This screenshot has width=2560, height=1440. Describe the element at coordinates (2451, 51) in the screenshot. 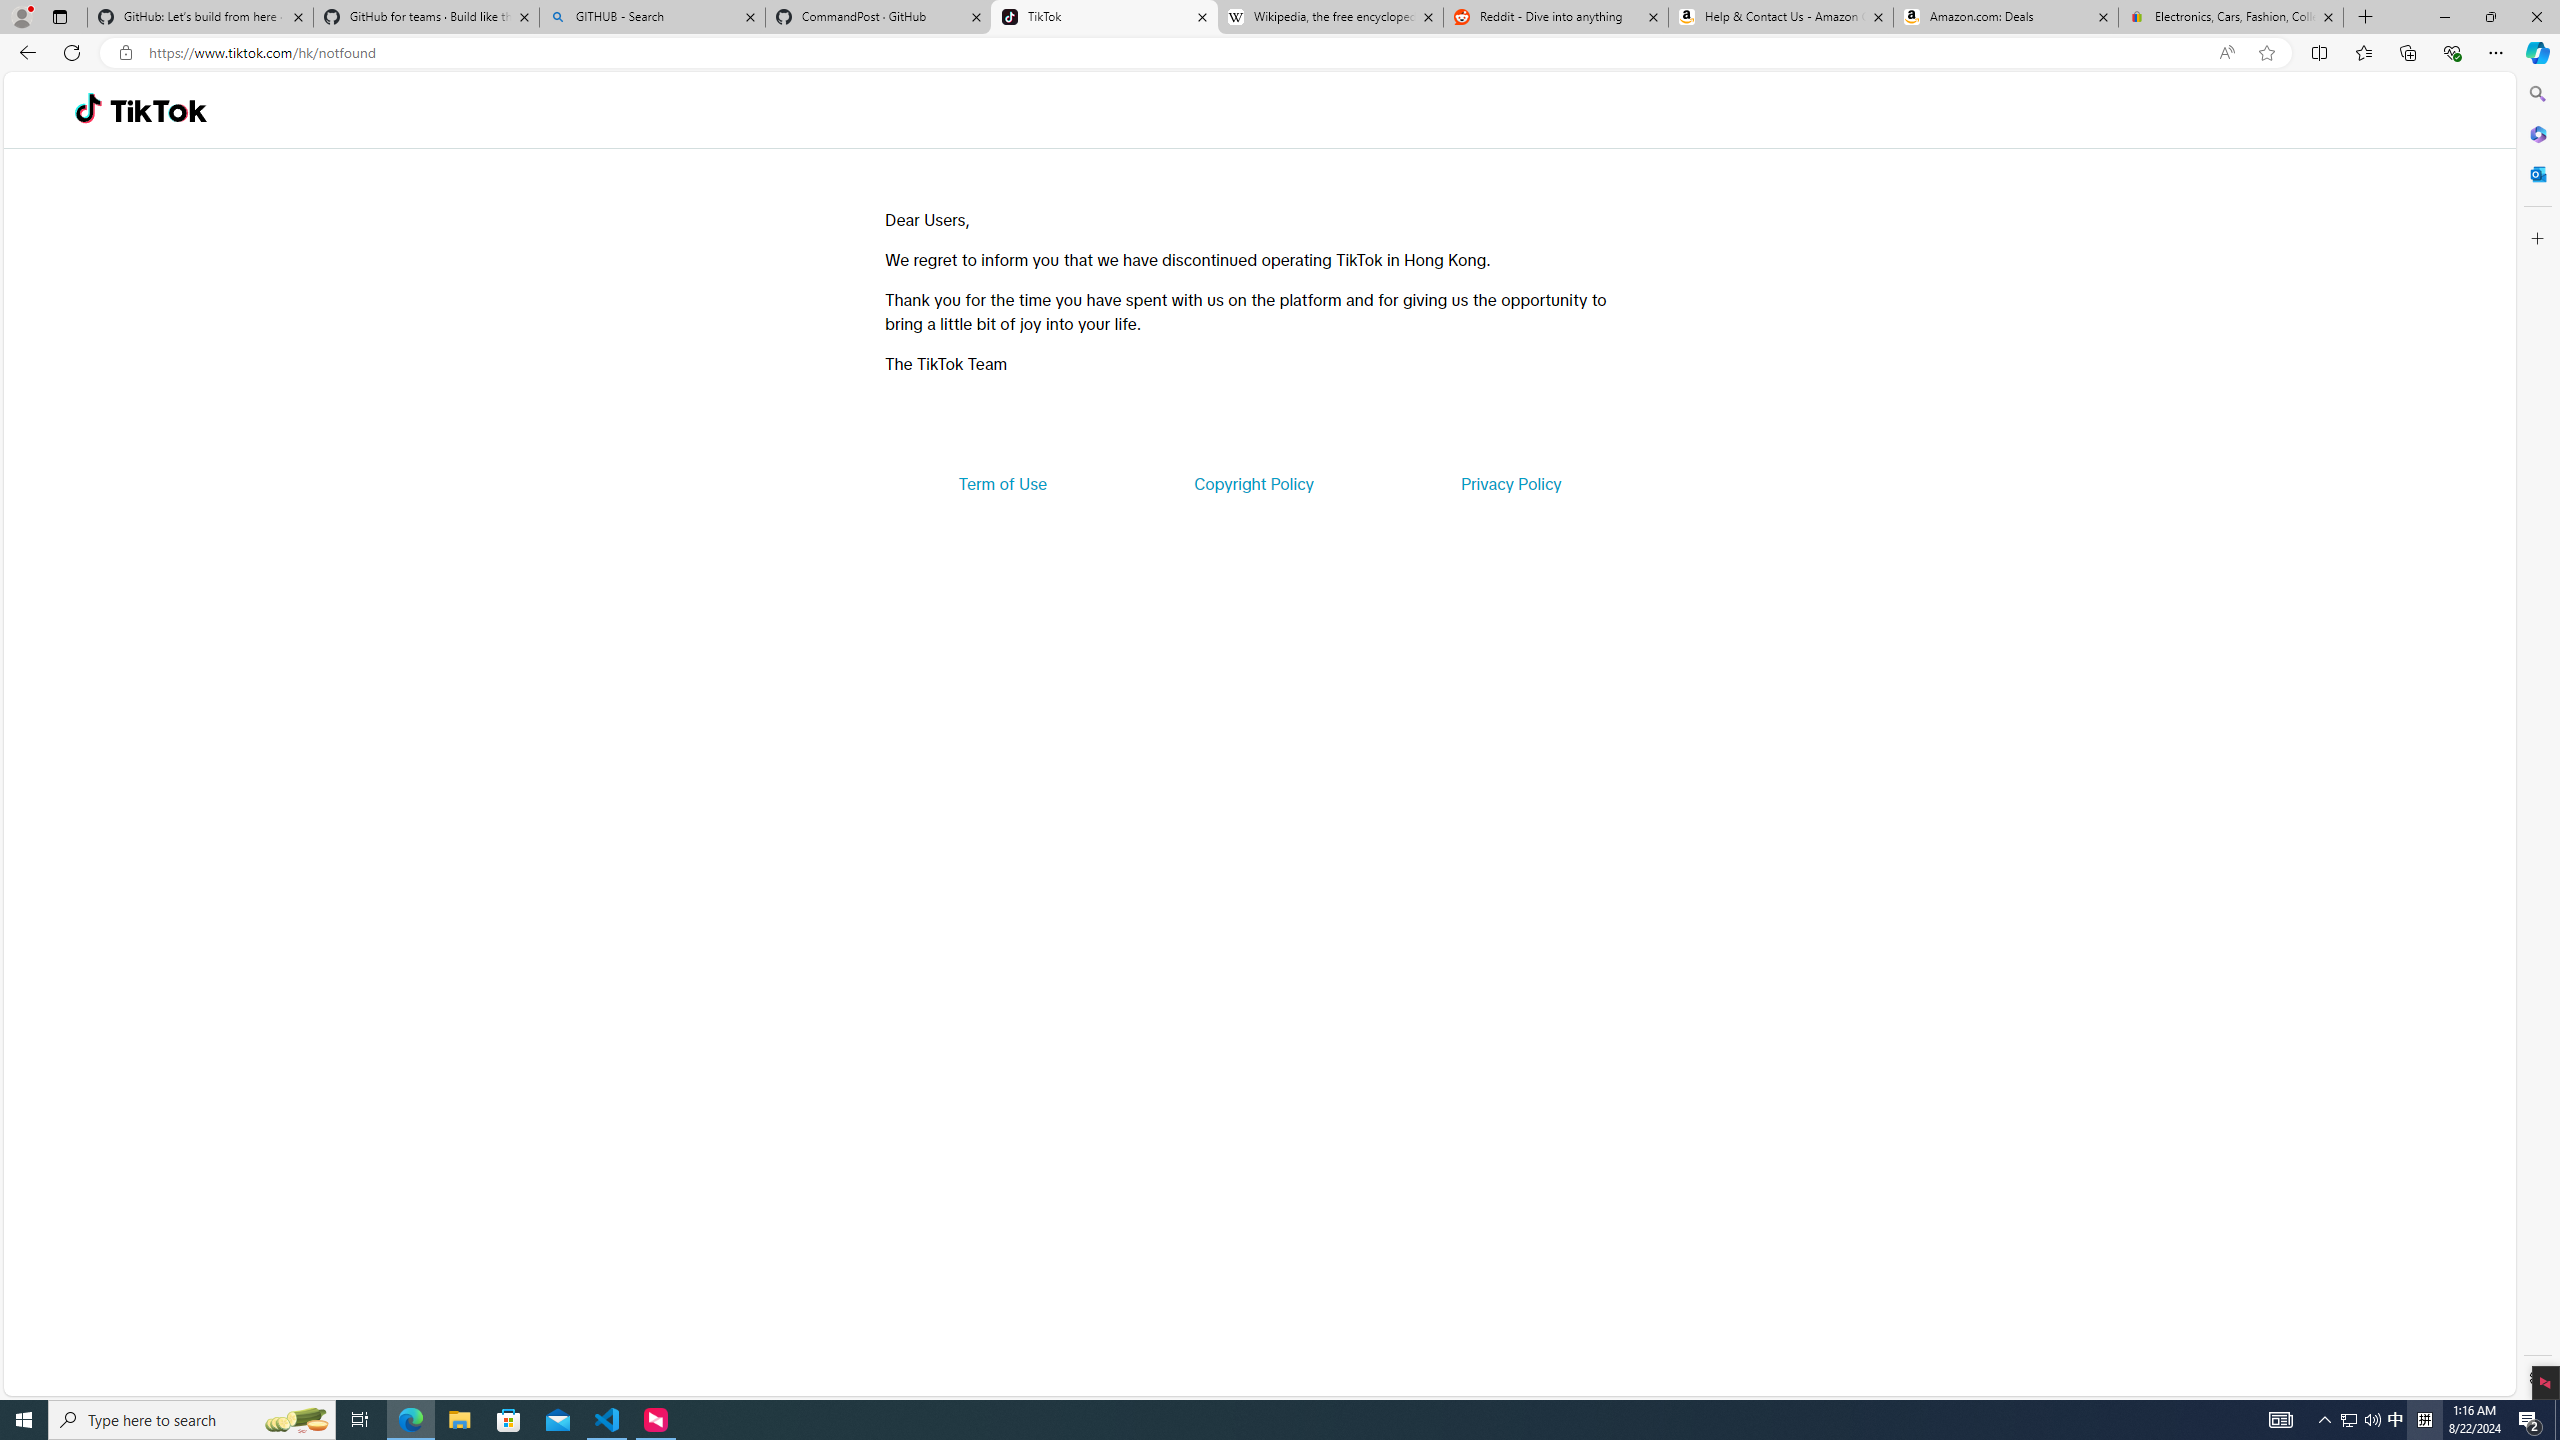

I see `'Browser essentials'` at that location.